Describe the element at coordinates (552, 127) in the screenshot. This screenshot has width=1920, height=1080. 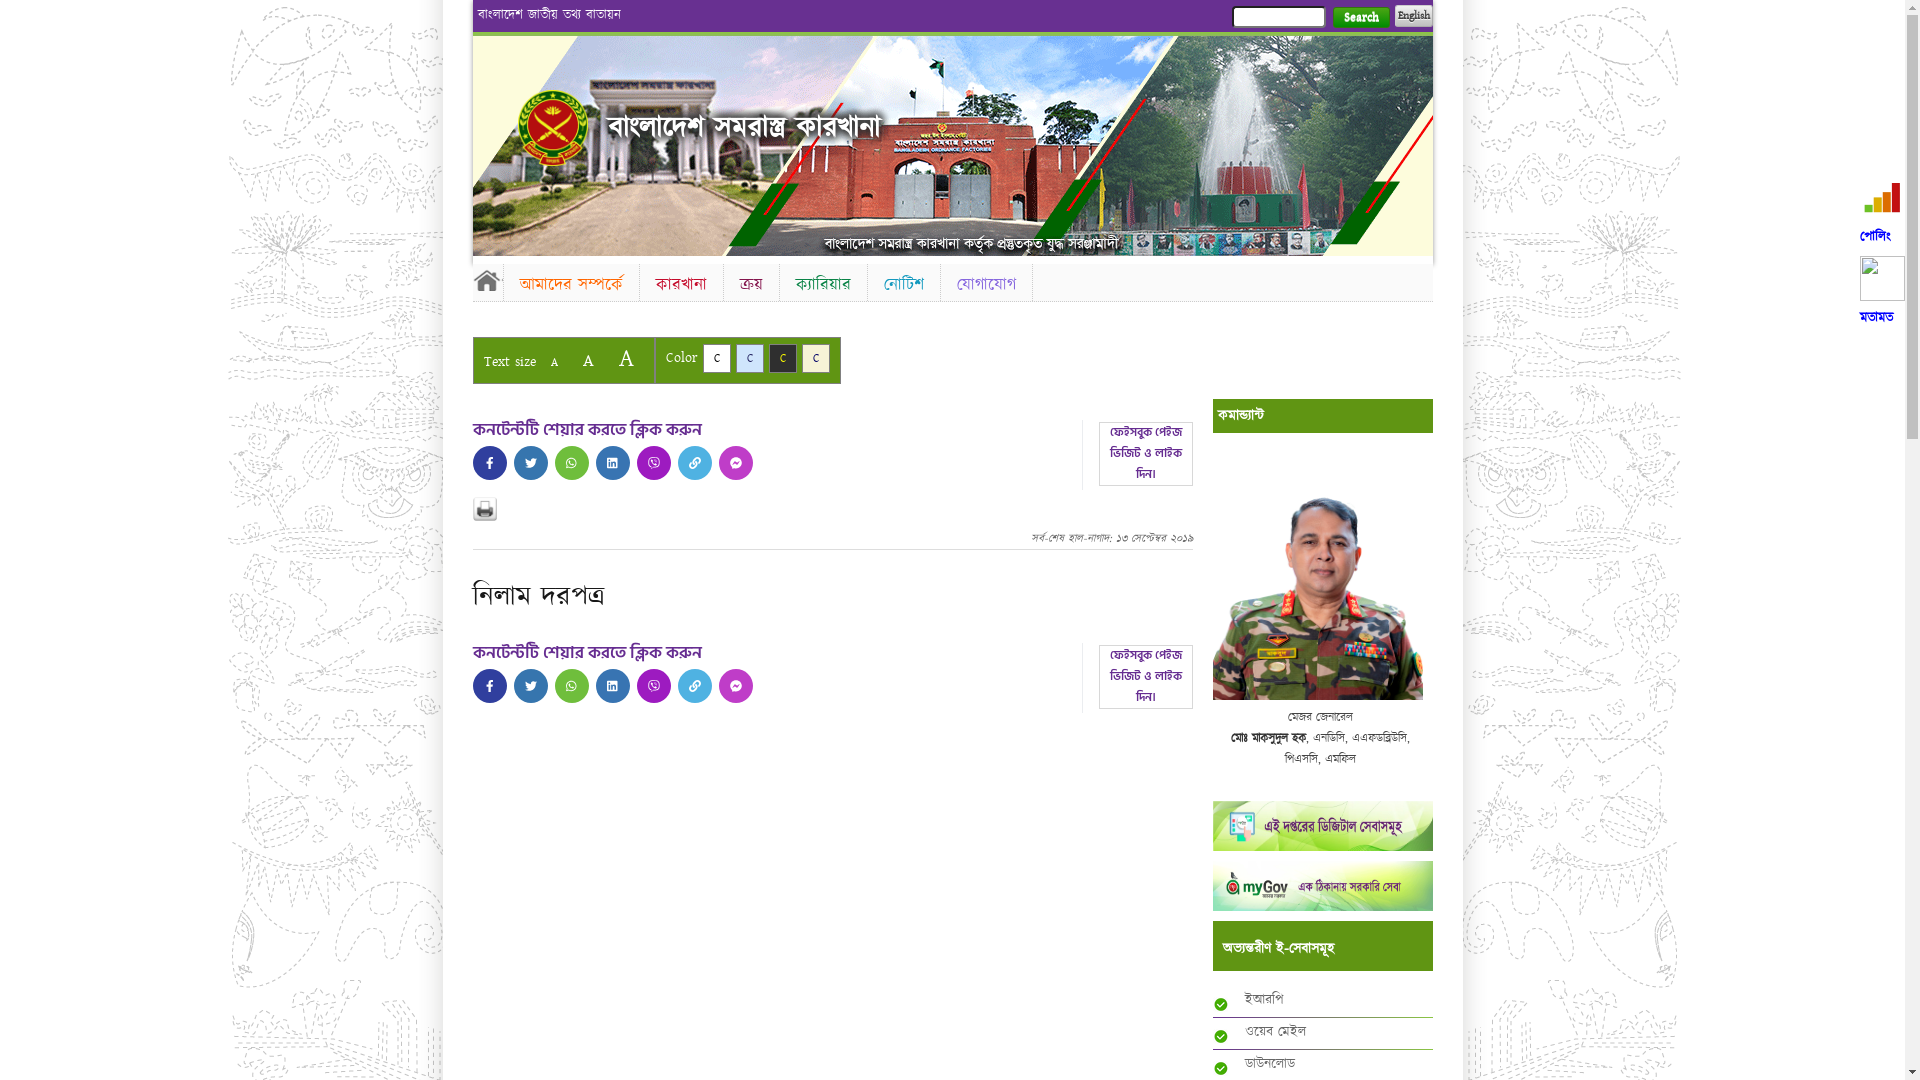
I see `'Home'` at that location.